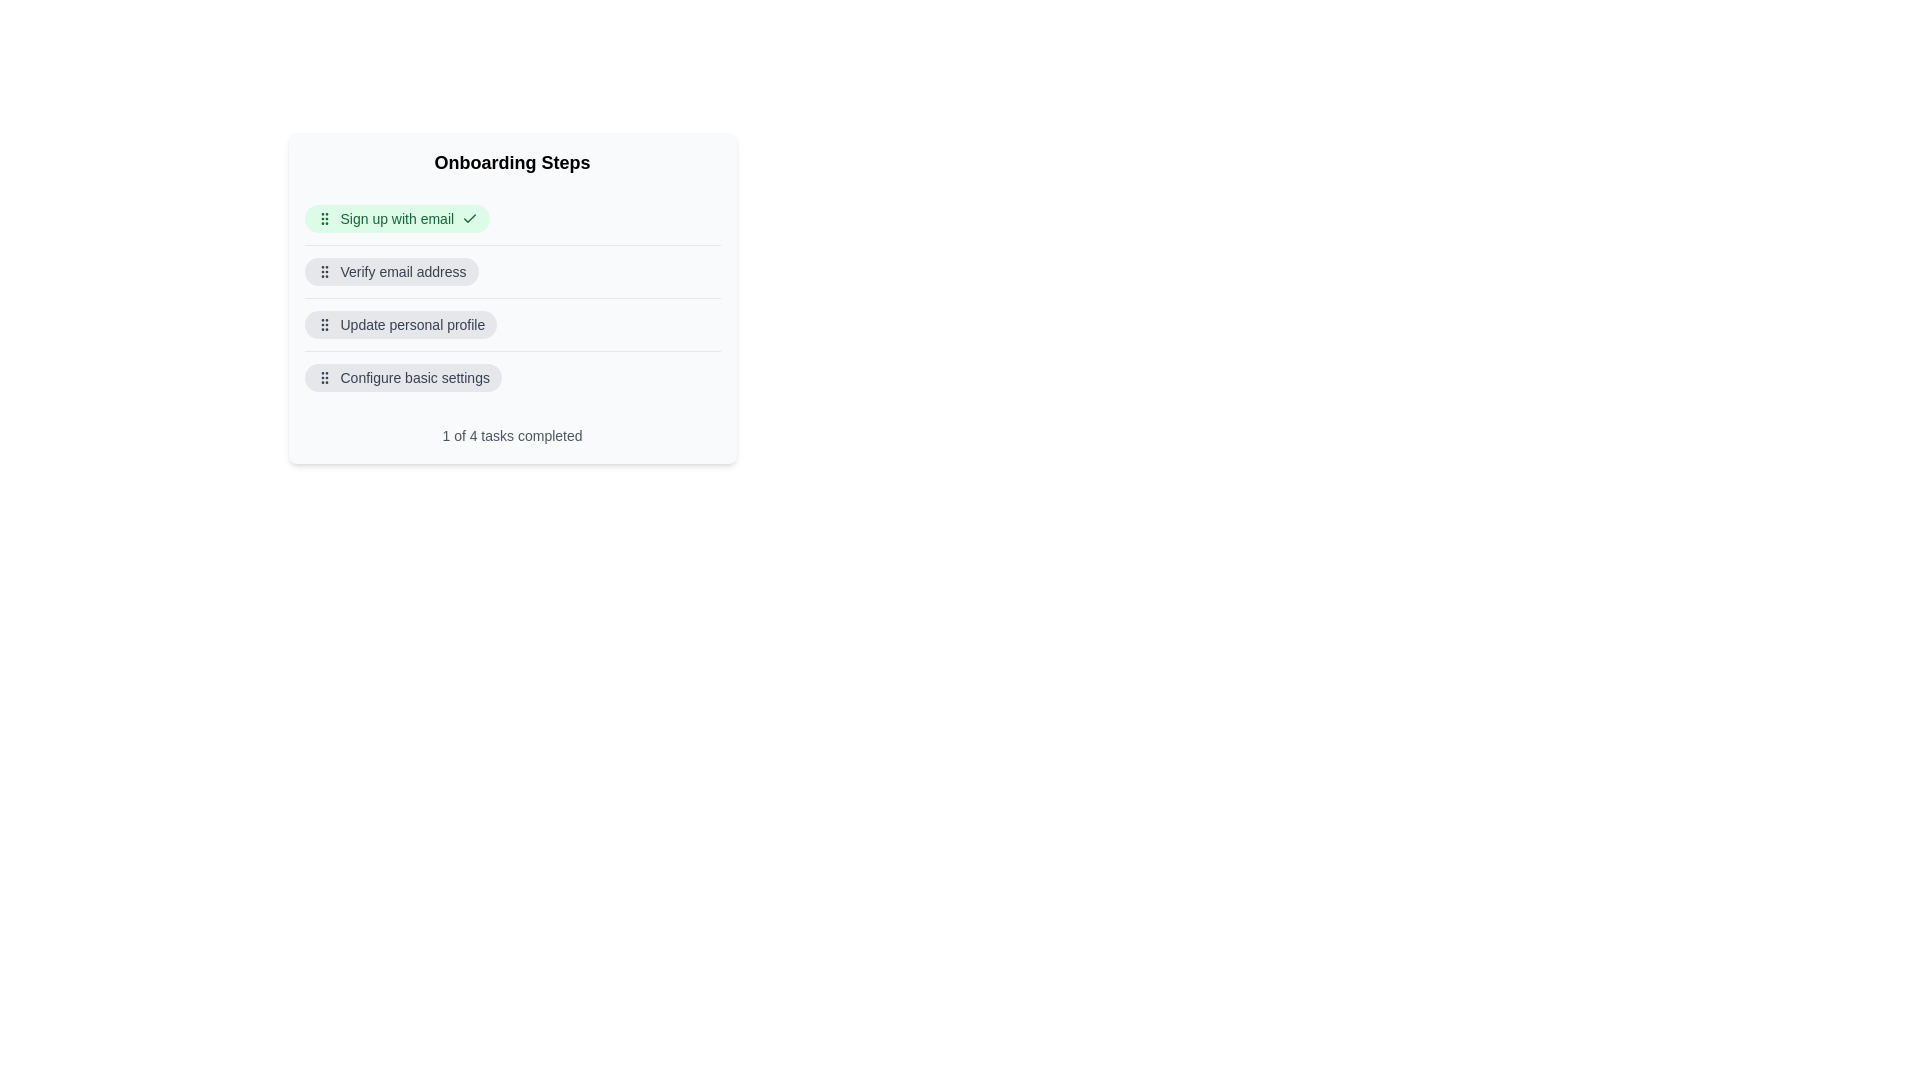 The image size is (1920, 1080). I want to click on the text element reading 'Sign up with email' which is styled with a medium-bold font and contained within a green background rounded shape, located in the first row of the 'Onboarding Steps' list, so click(397, 219).